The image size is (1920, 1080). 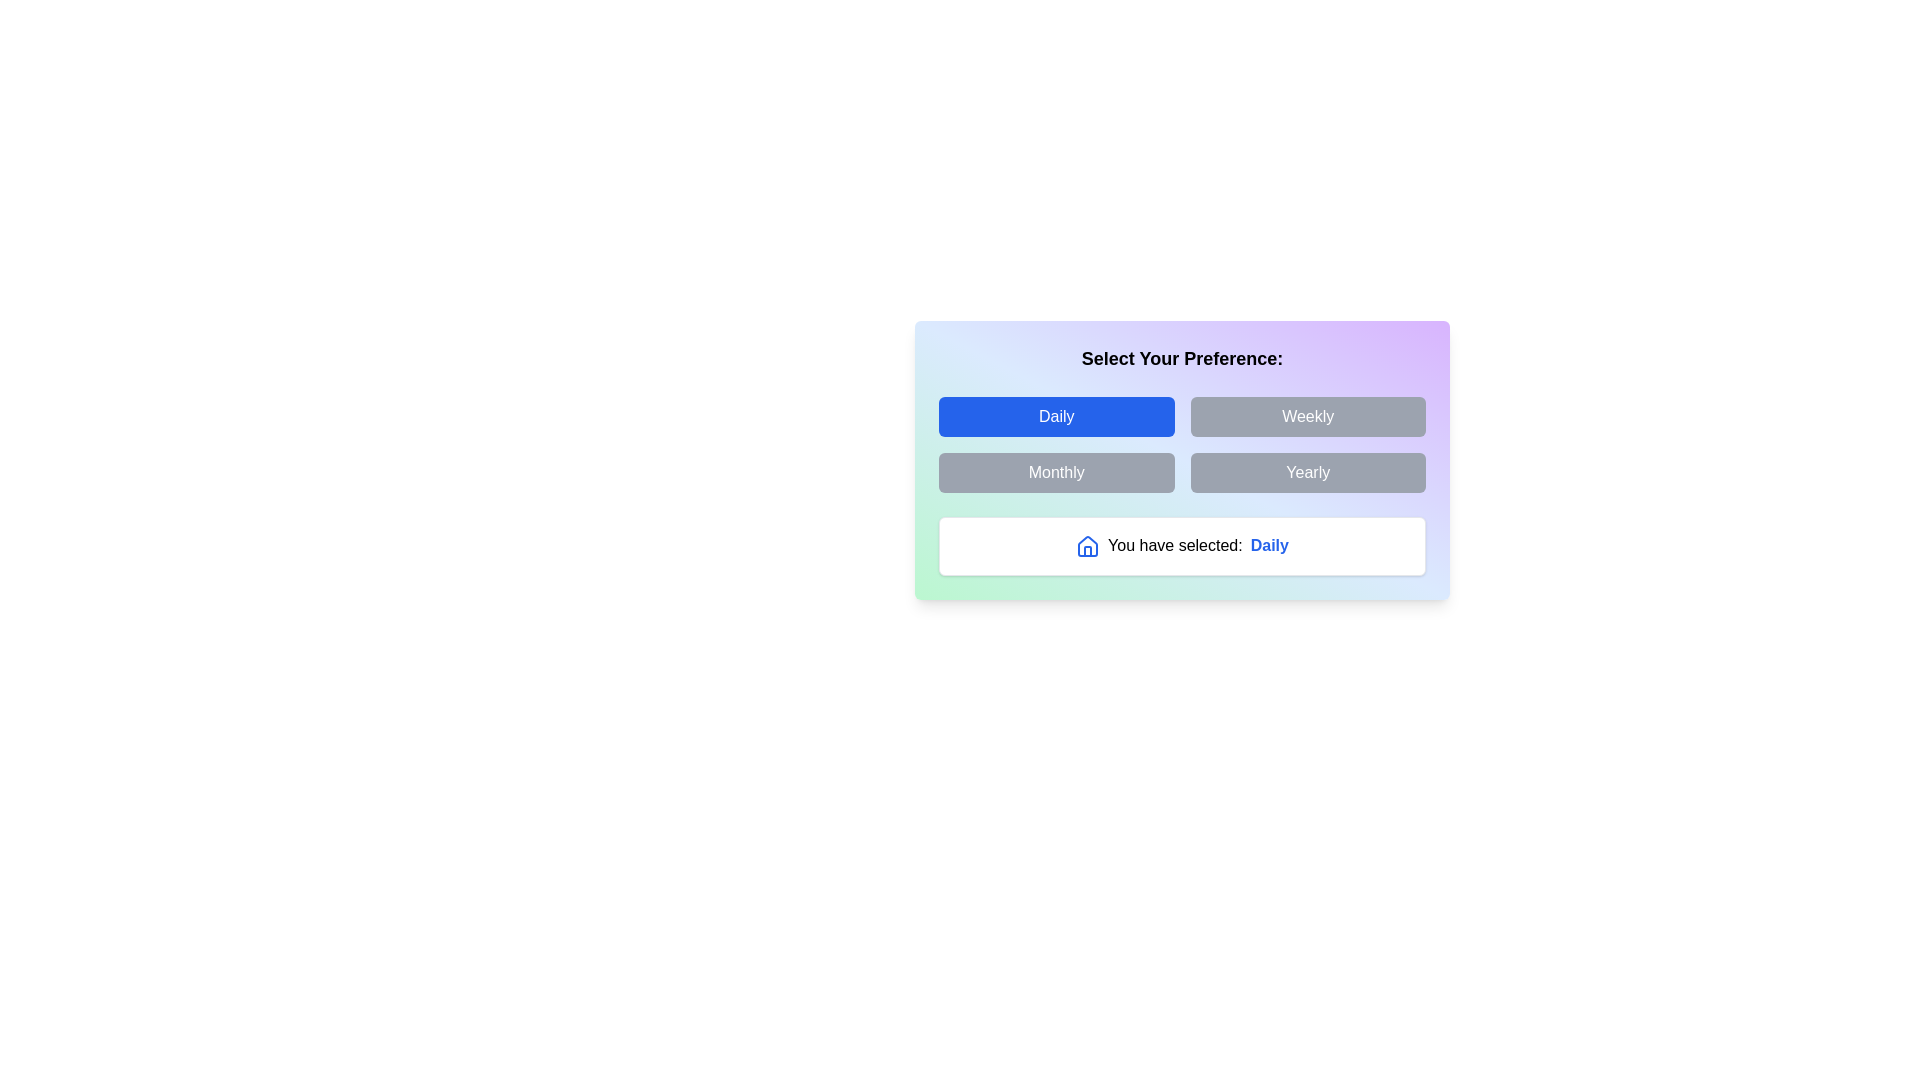 I want to click on the 'Daily' button in the grid of interactive buttons labeled 'Daily', 'Weekly', 'Monthly', and 'Yearly', which is styled with rounded corners and is located below the heading 'Select Your Preference:', so click(x=1182, y=443).